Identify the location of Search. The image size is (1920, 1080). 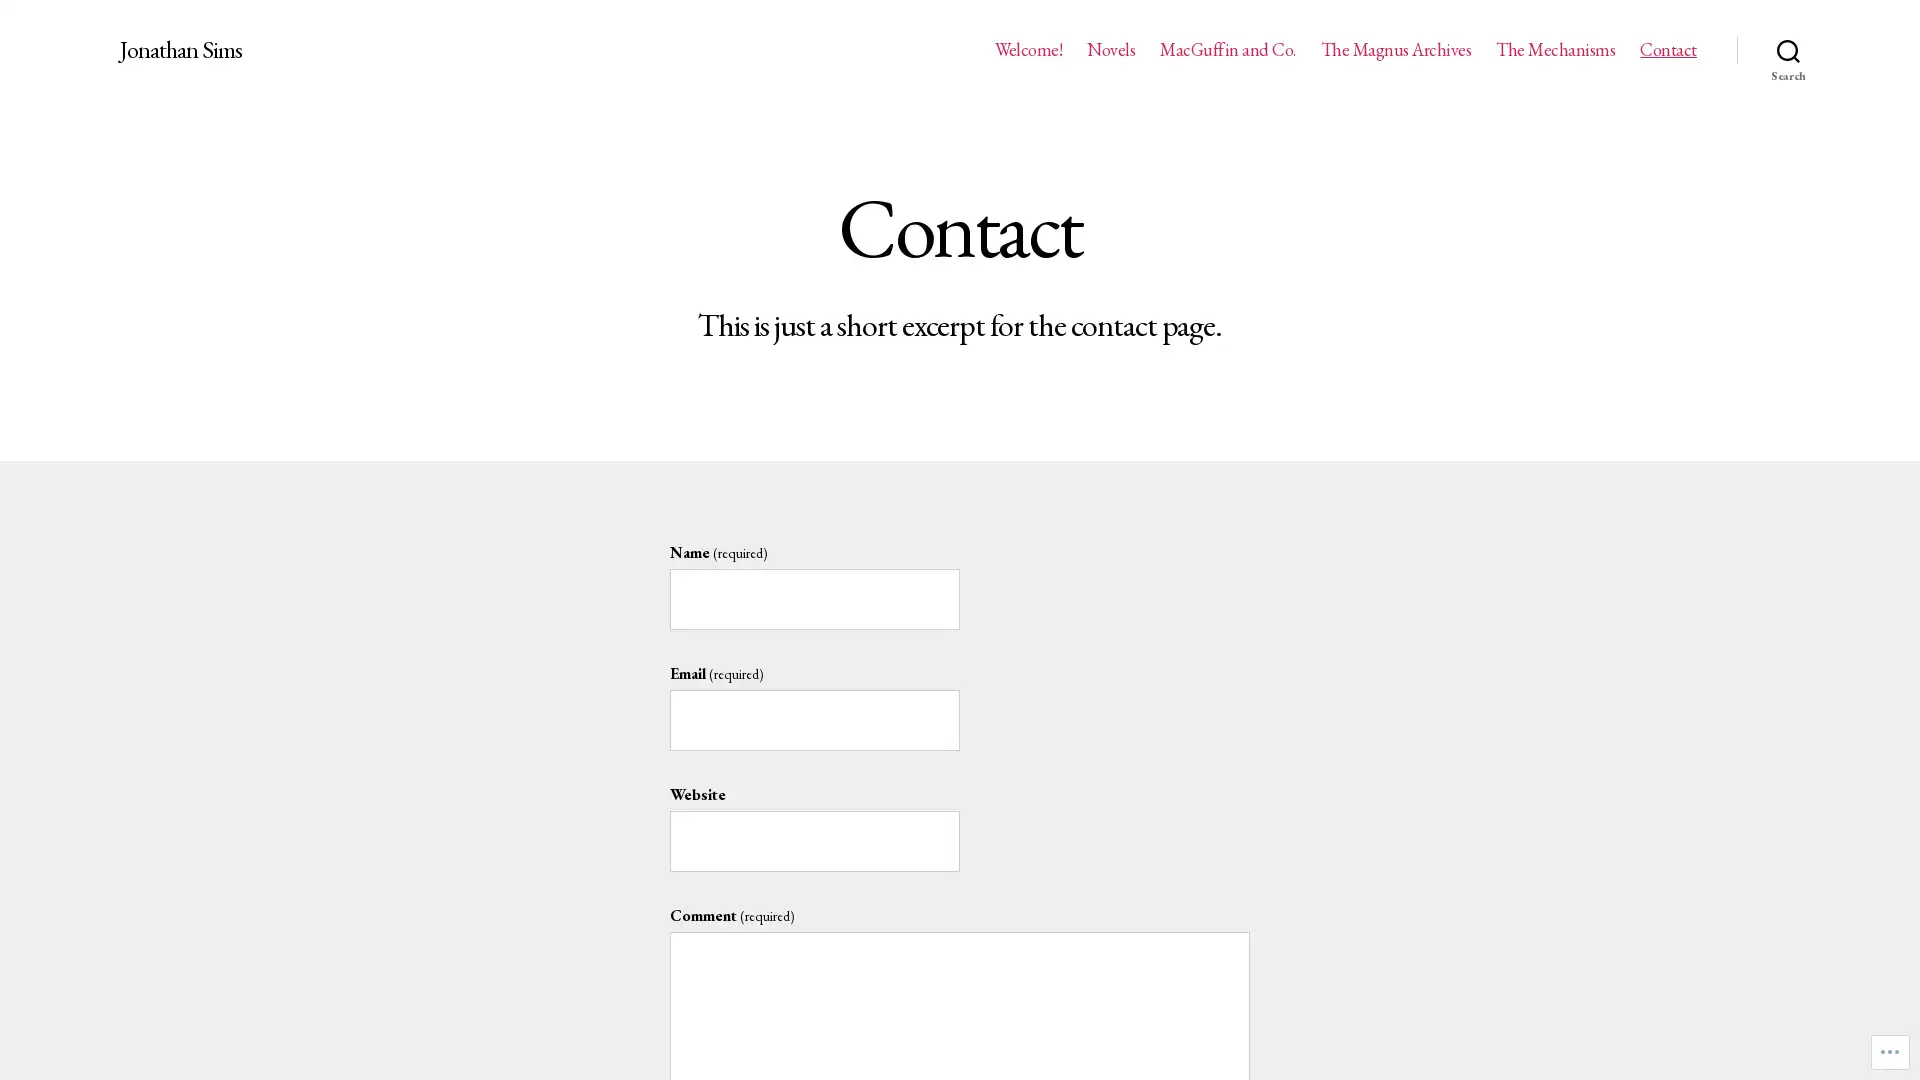
(1788, 49).